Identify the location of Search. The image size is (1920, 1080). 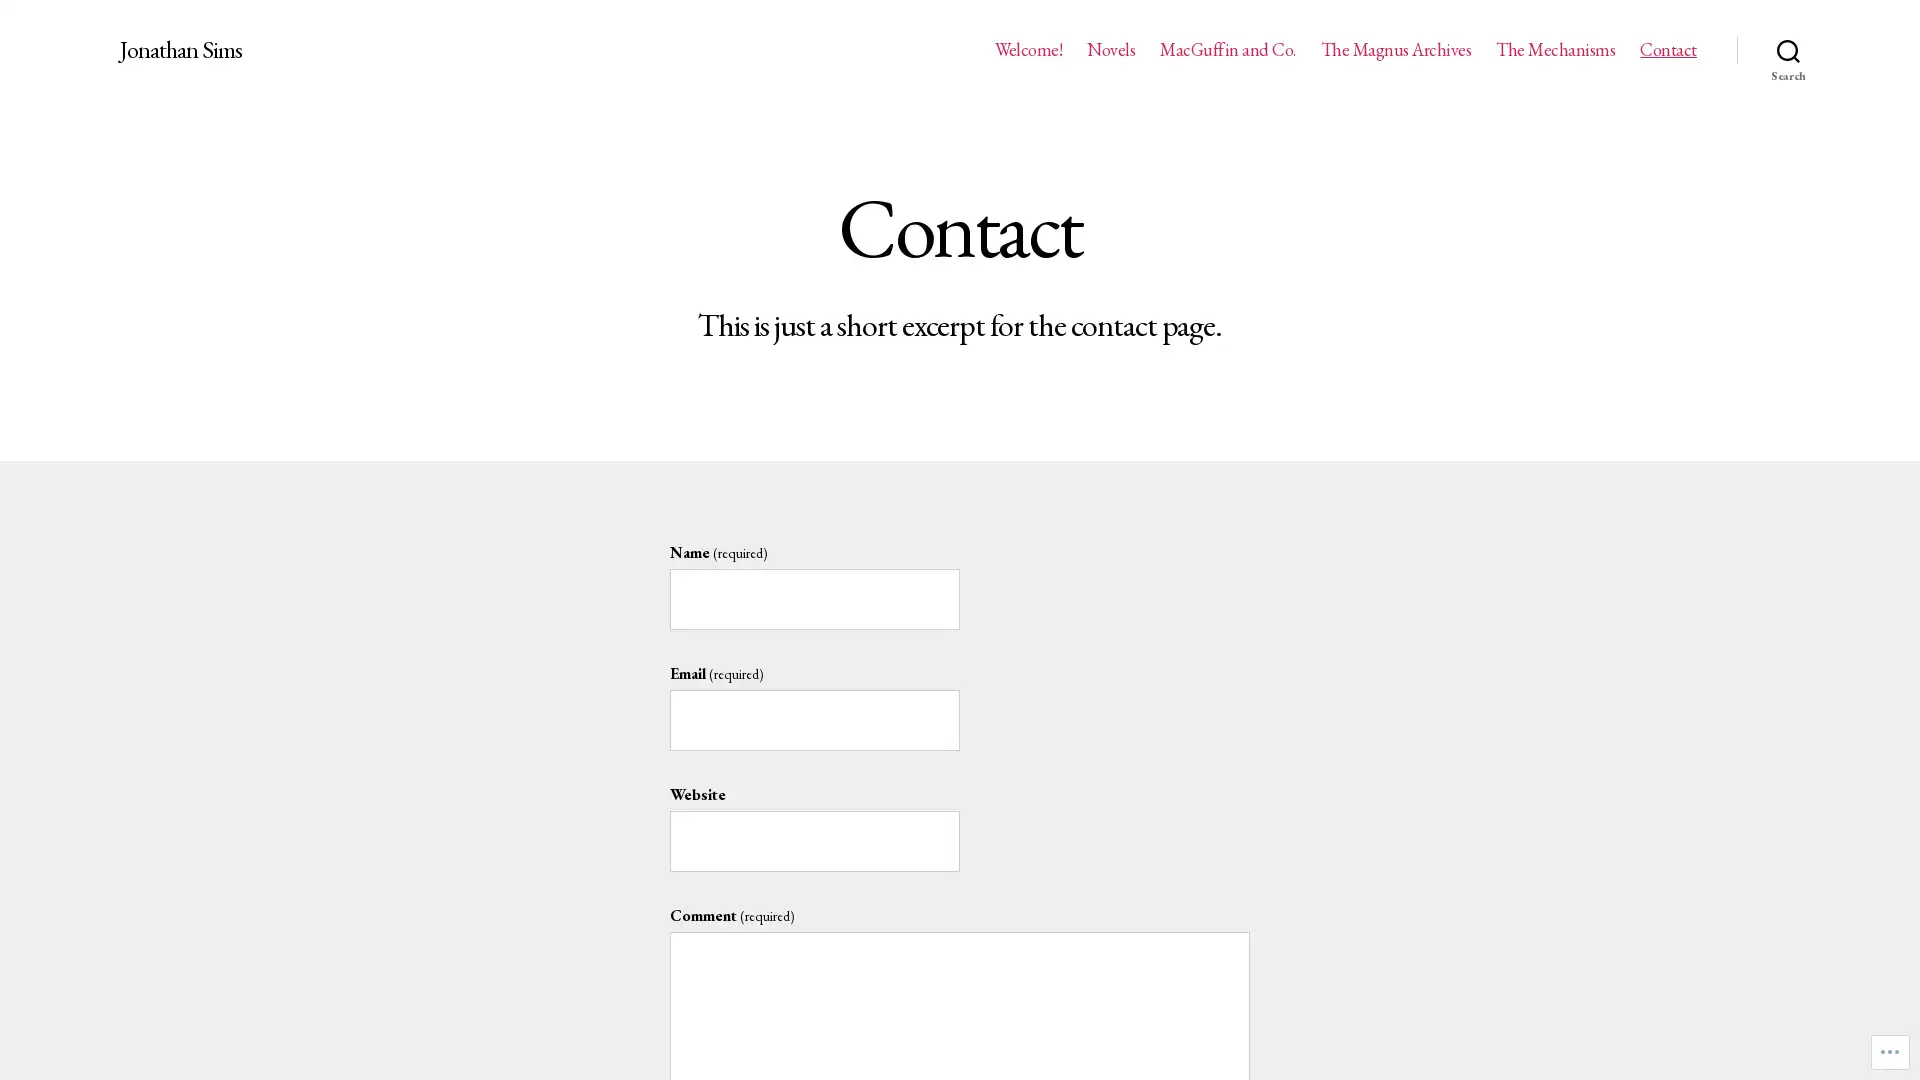
(1788, 49).